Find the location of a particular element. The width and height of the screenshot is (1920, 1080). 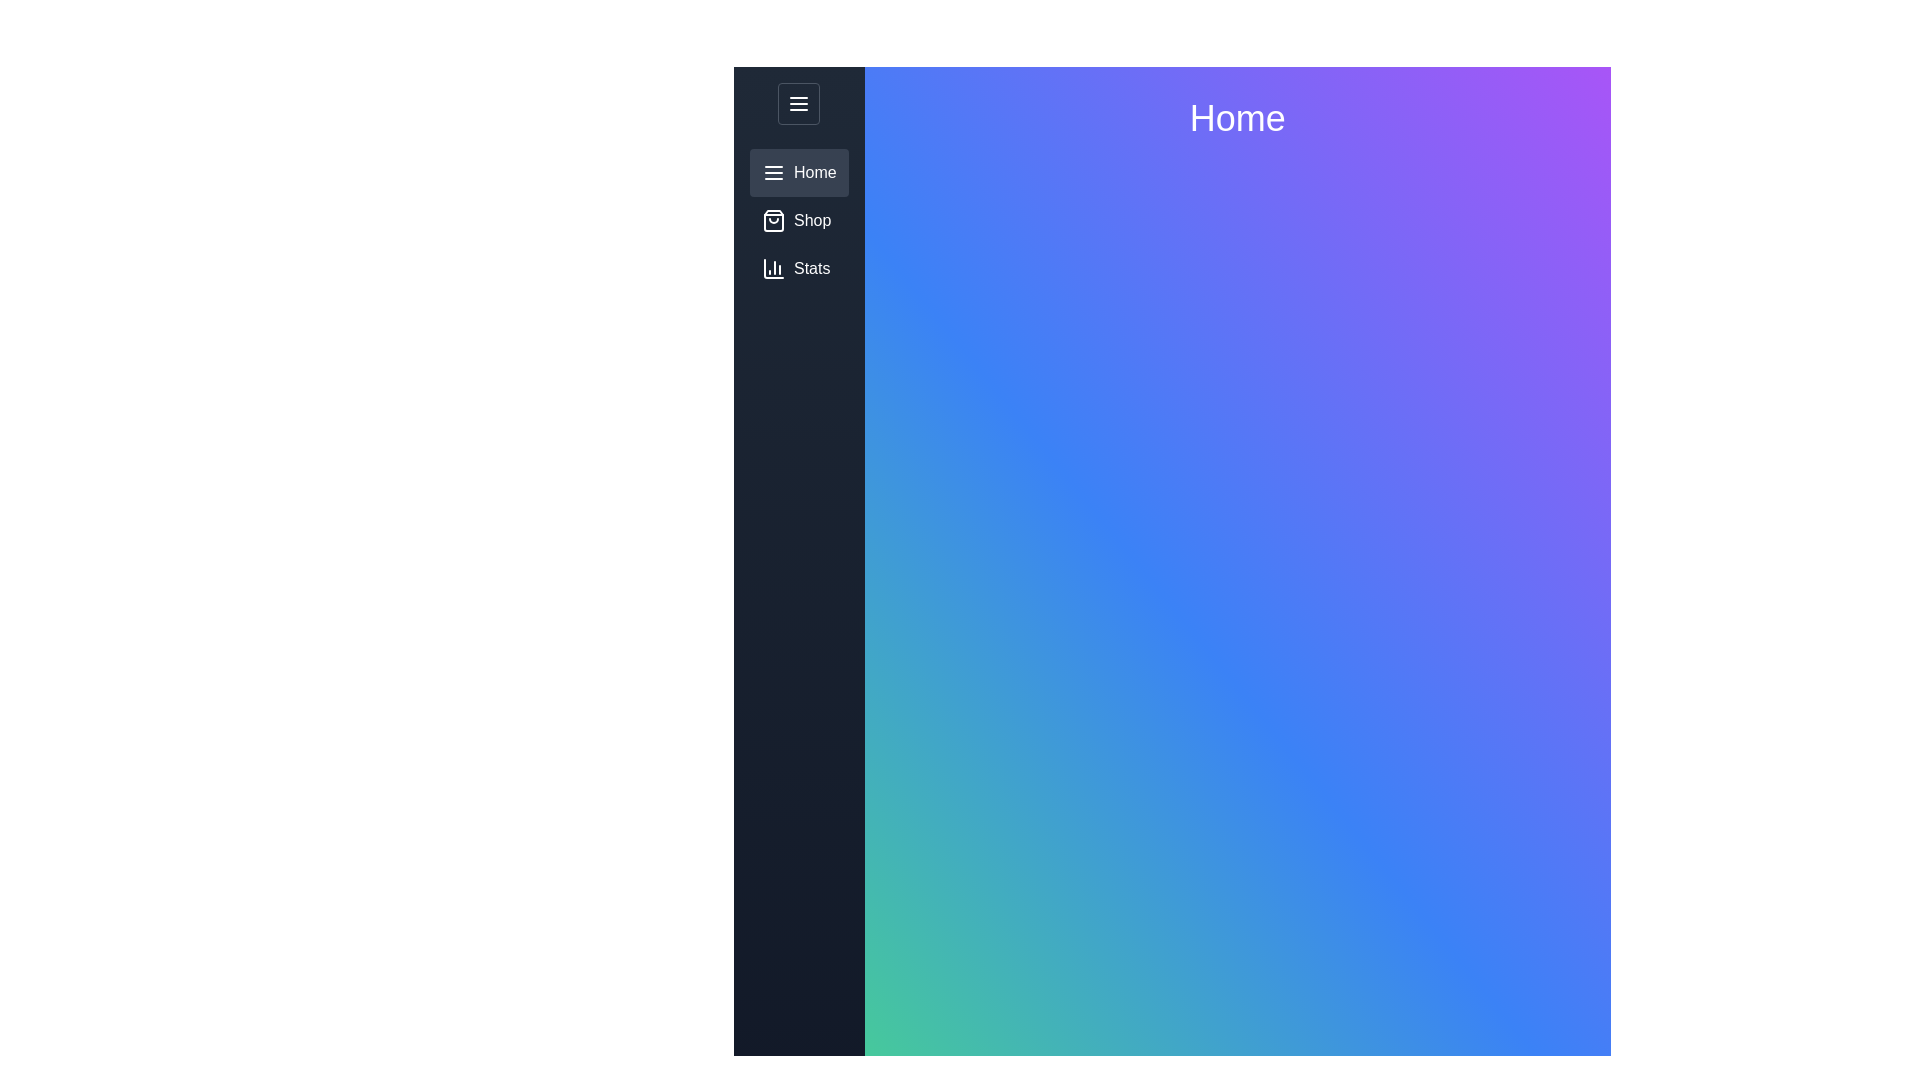

the menu item 'Shop' by clicking on its respective option is located at coordinates (797, 220).